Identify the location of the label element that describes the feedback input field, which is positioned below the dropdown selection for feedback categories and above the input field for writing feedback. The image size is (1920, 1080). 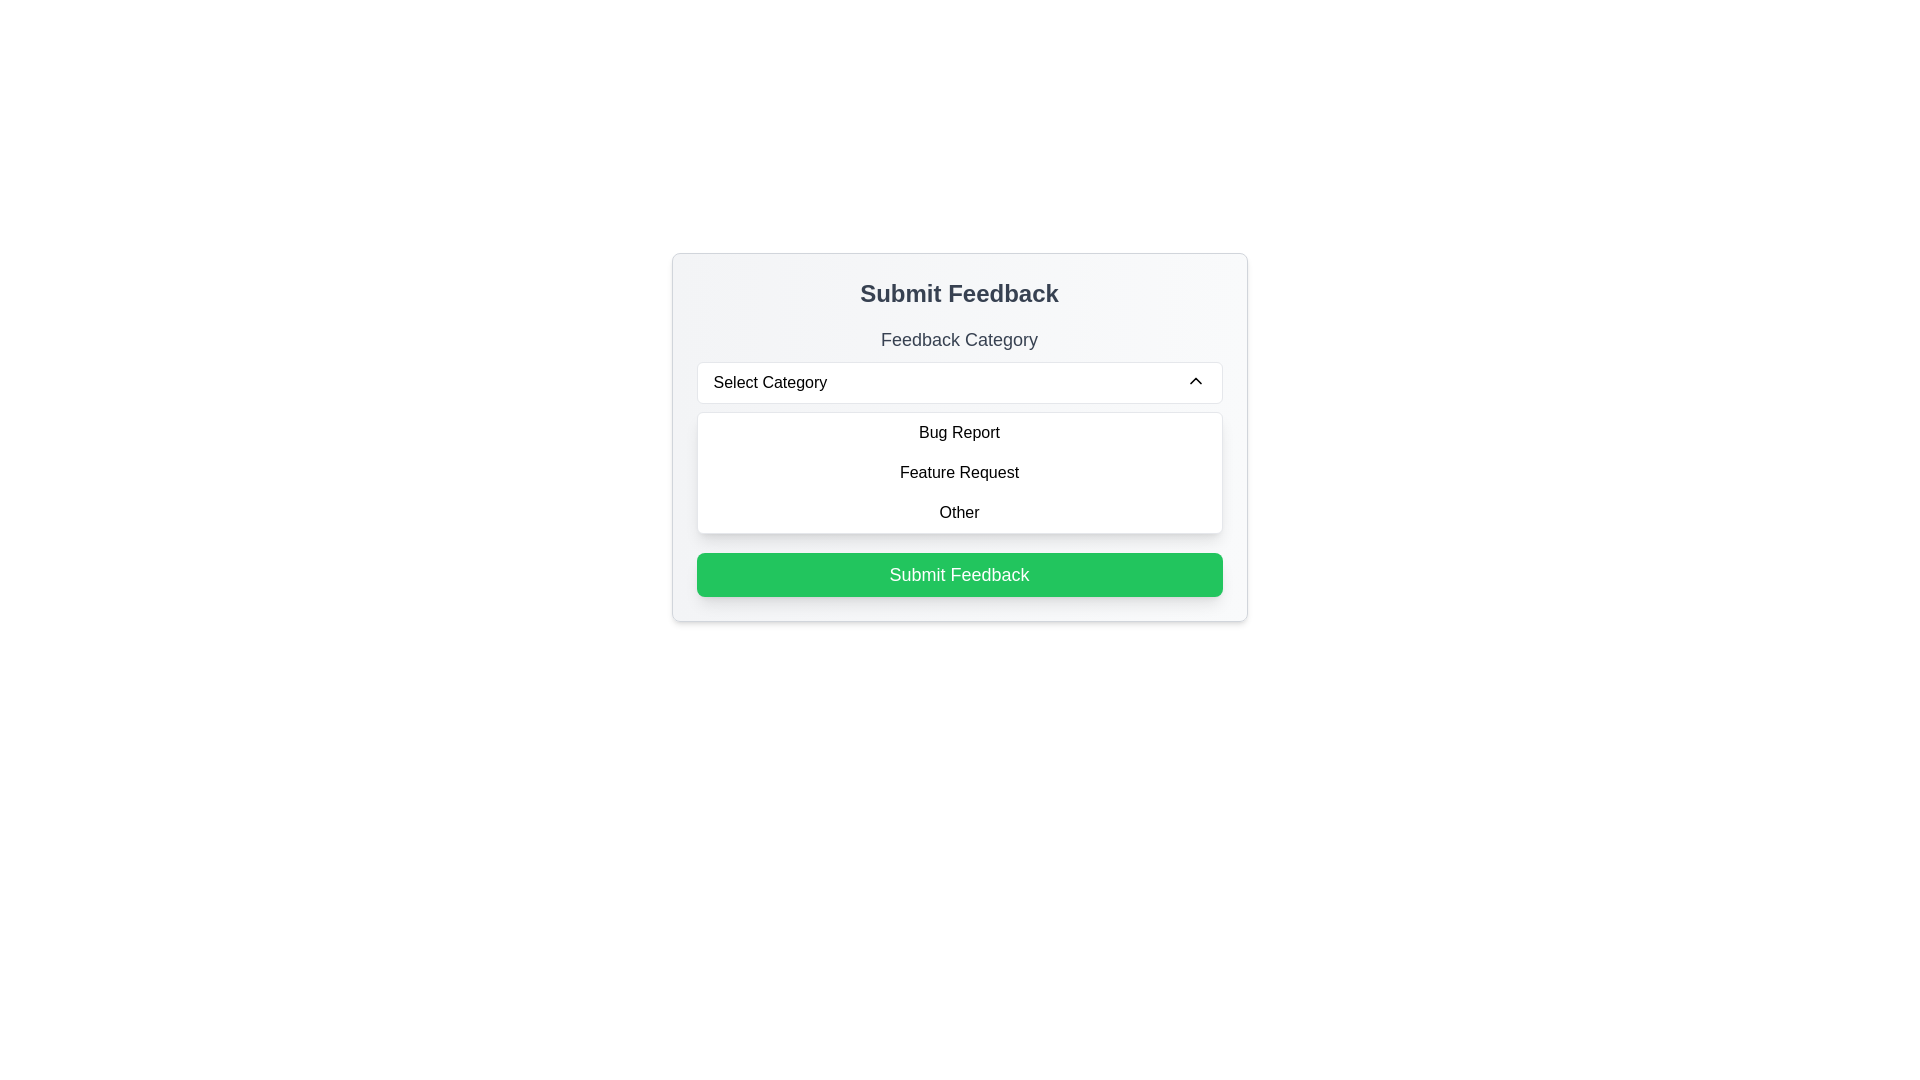
(958, 433).